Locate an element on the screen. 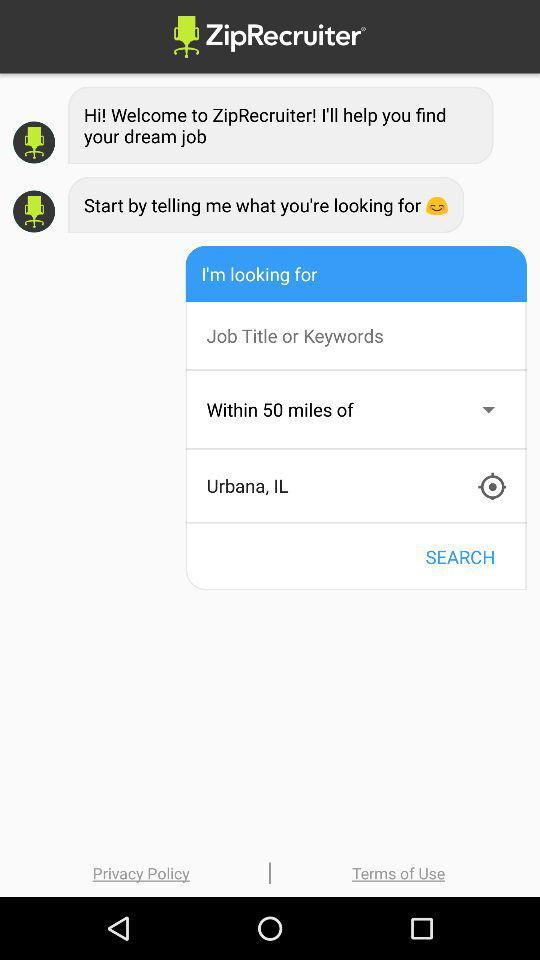 This screenshot has height=960, width=540. search by job title or keyword is located at coordinates (365, 335).